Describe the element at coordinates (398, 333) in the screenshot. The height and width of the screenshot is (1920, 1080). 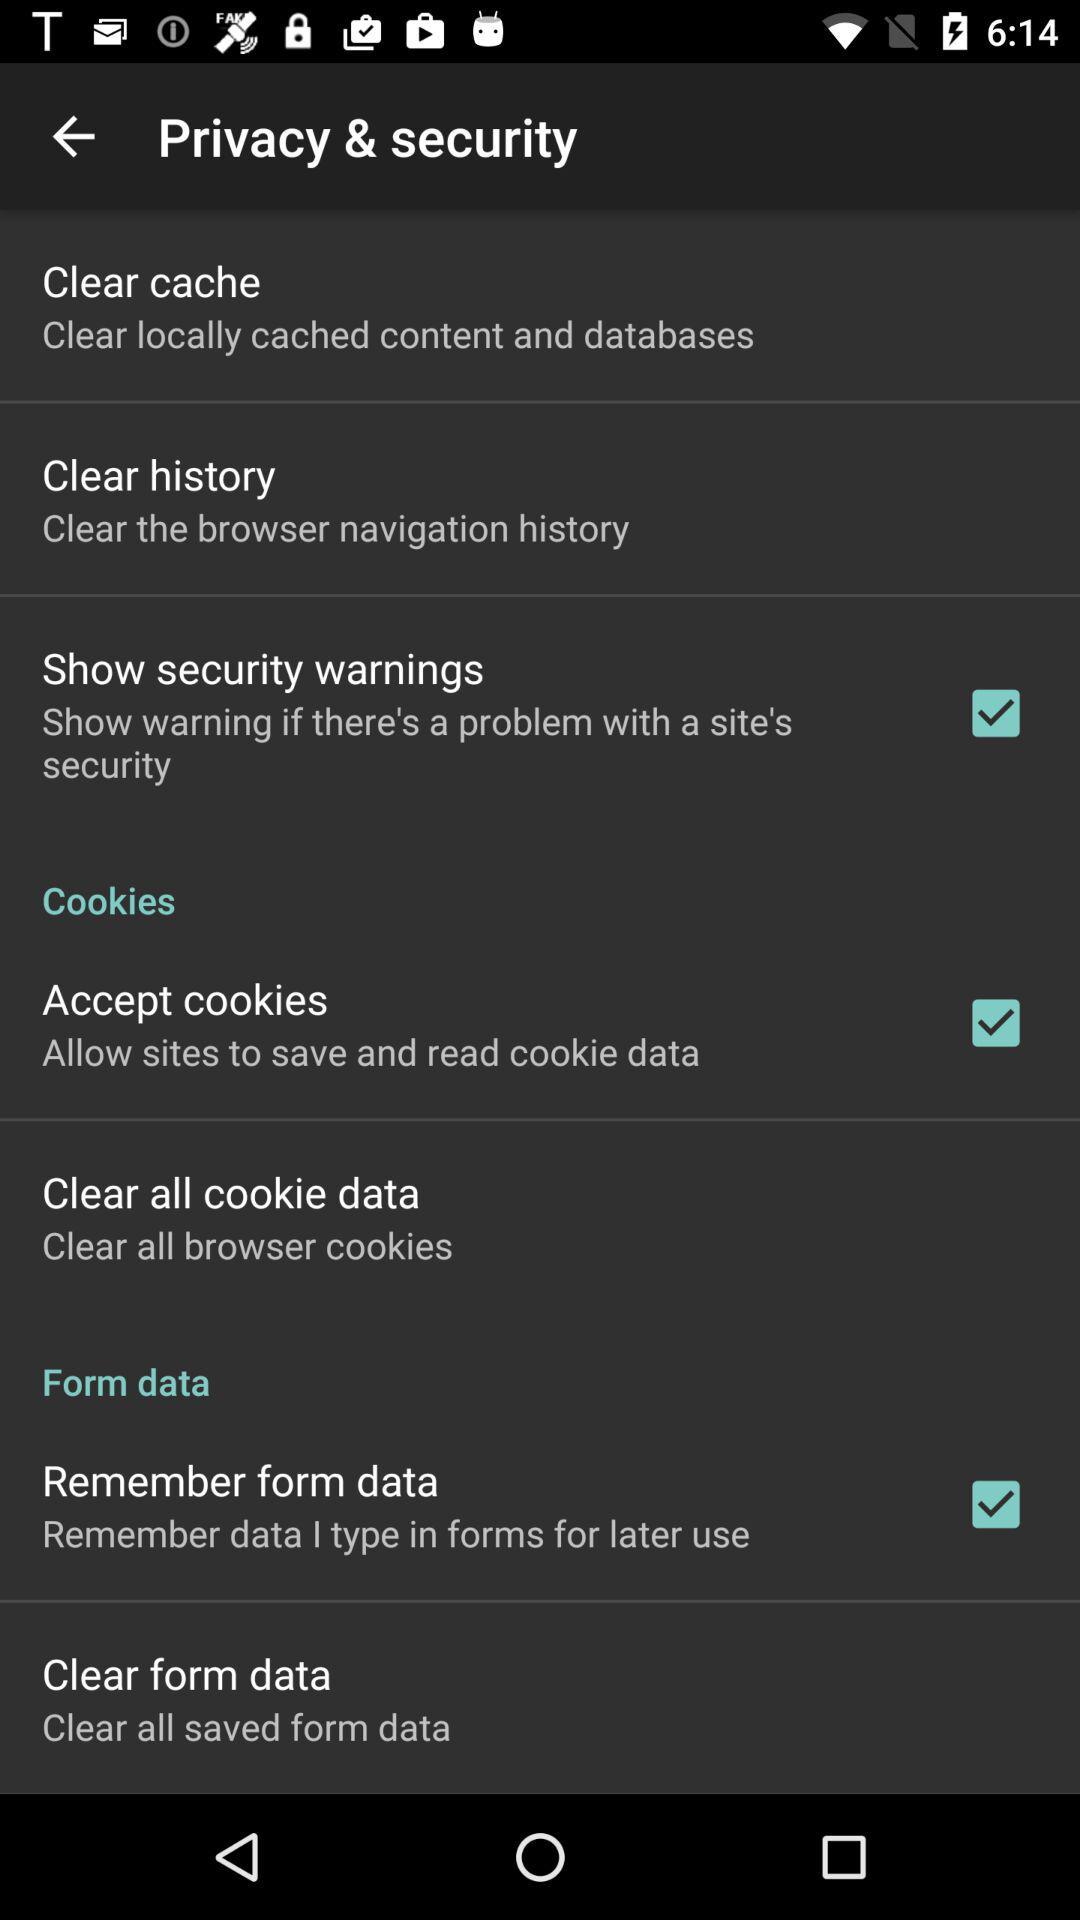
I see `clear locally cached` at that location.